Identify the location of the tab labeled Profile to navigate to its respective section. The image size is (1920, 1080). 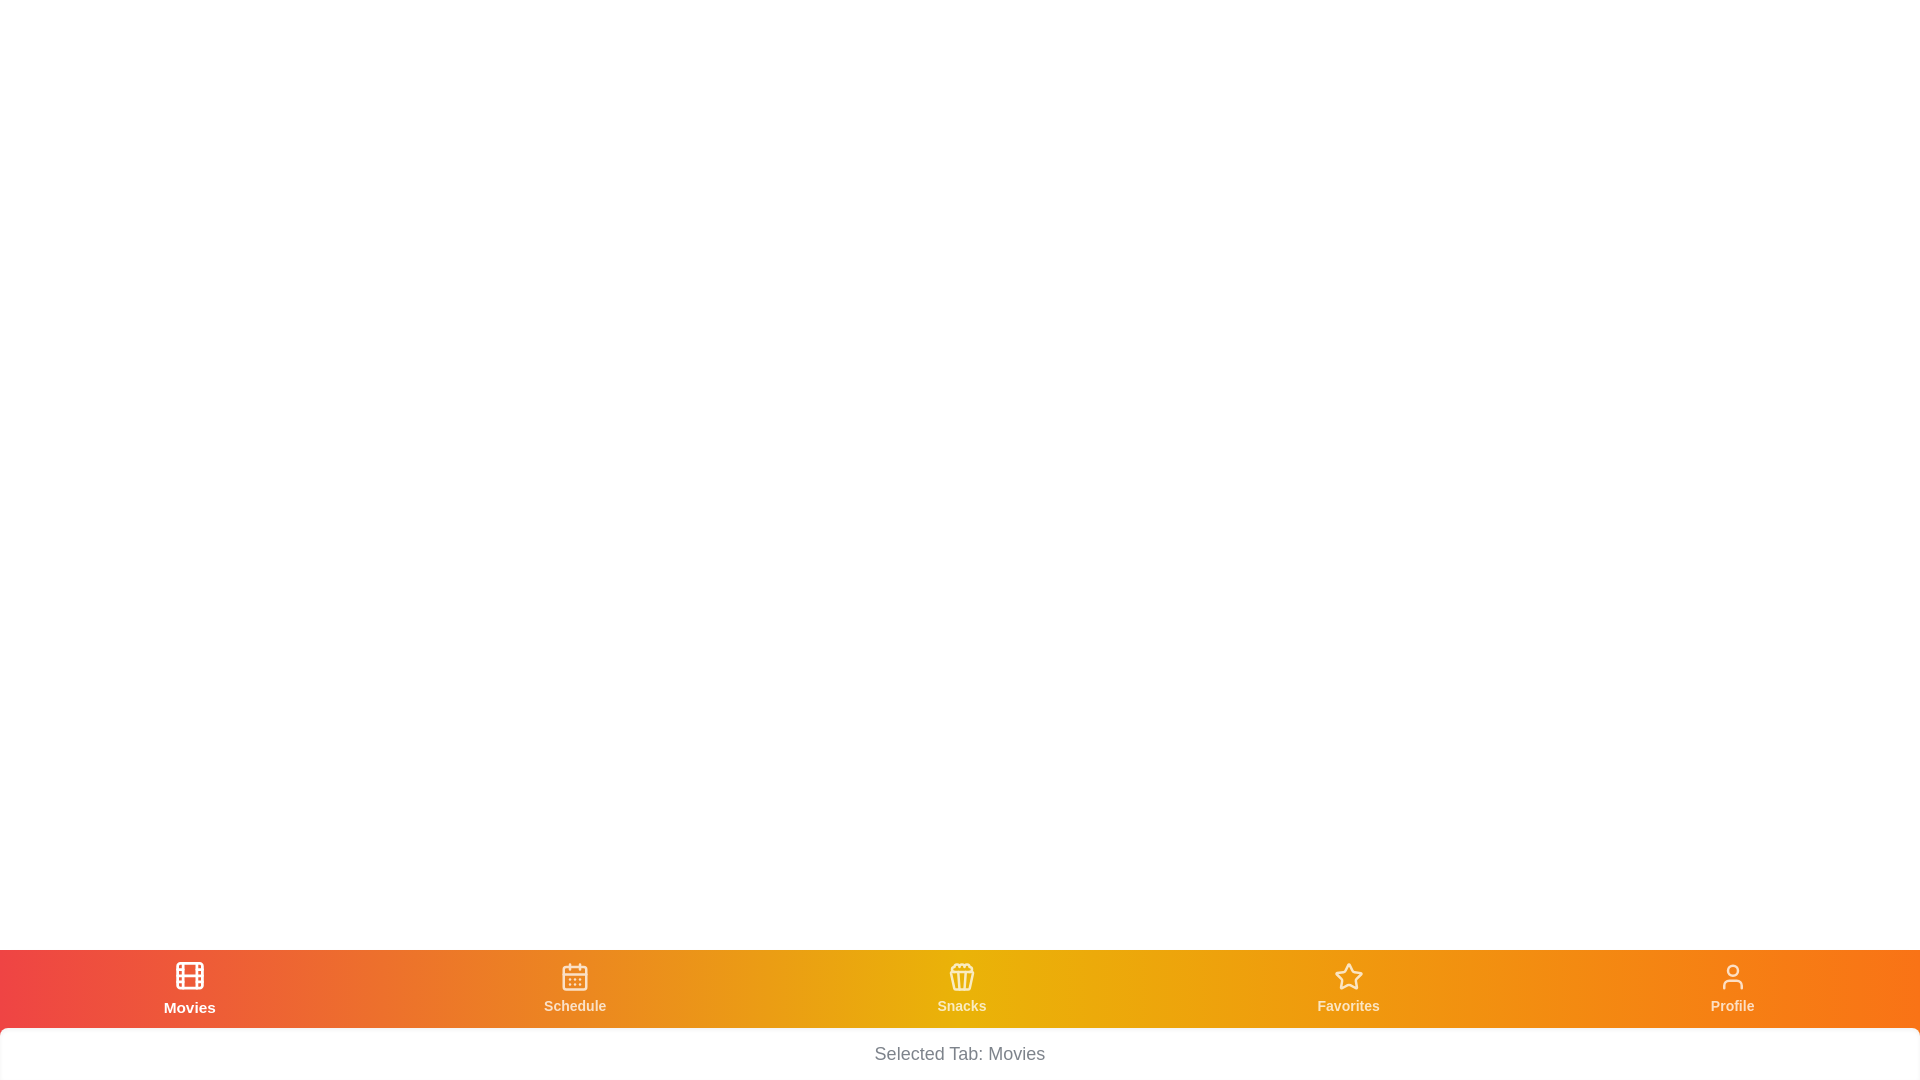
(1731, 987).